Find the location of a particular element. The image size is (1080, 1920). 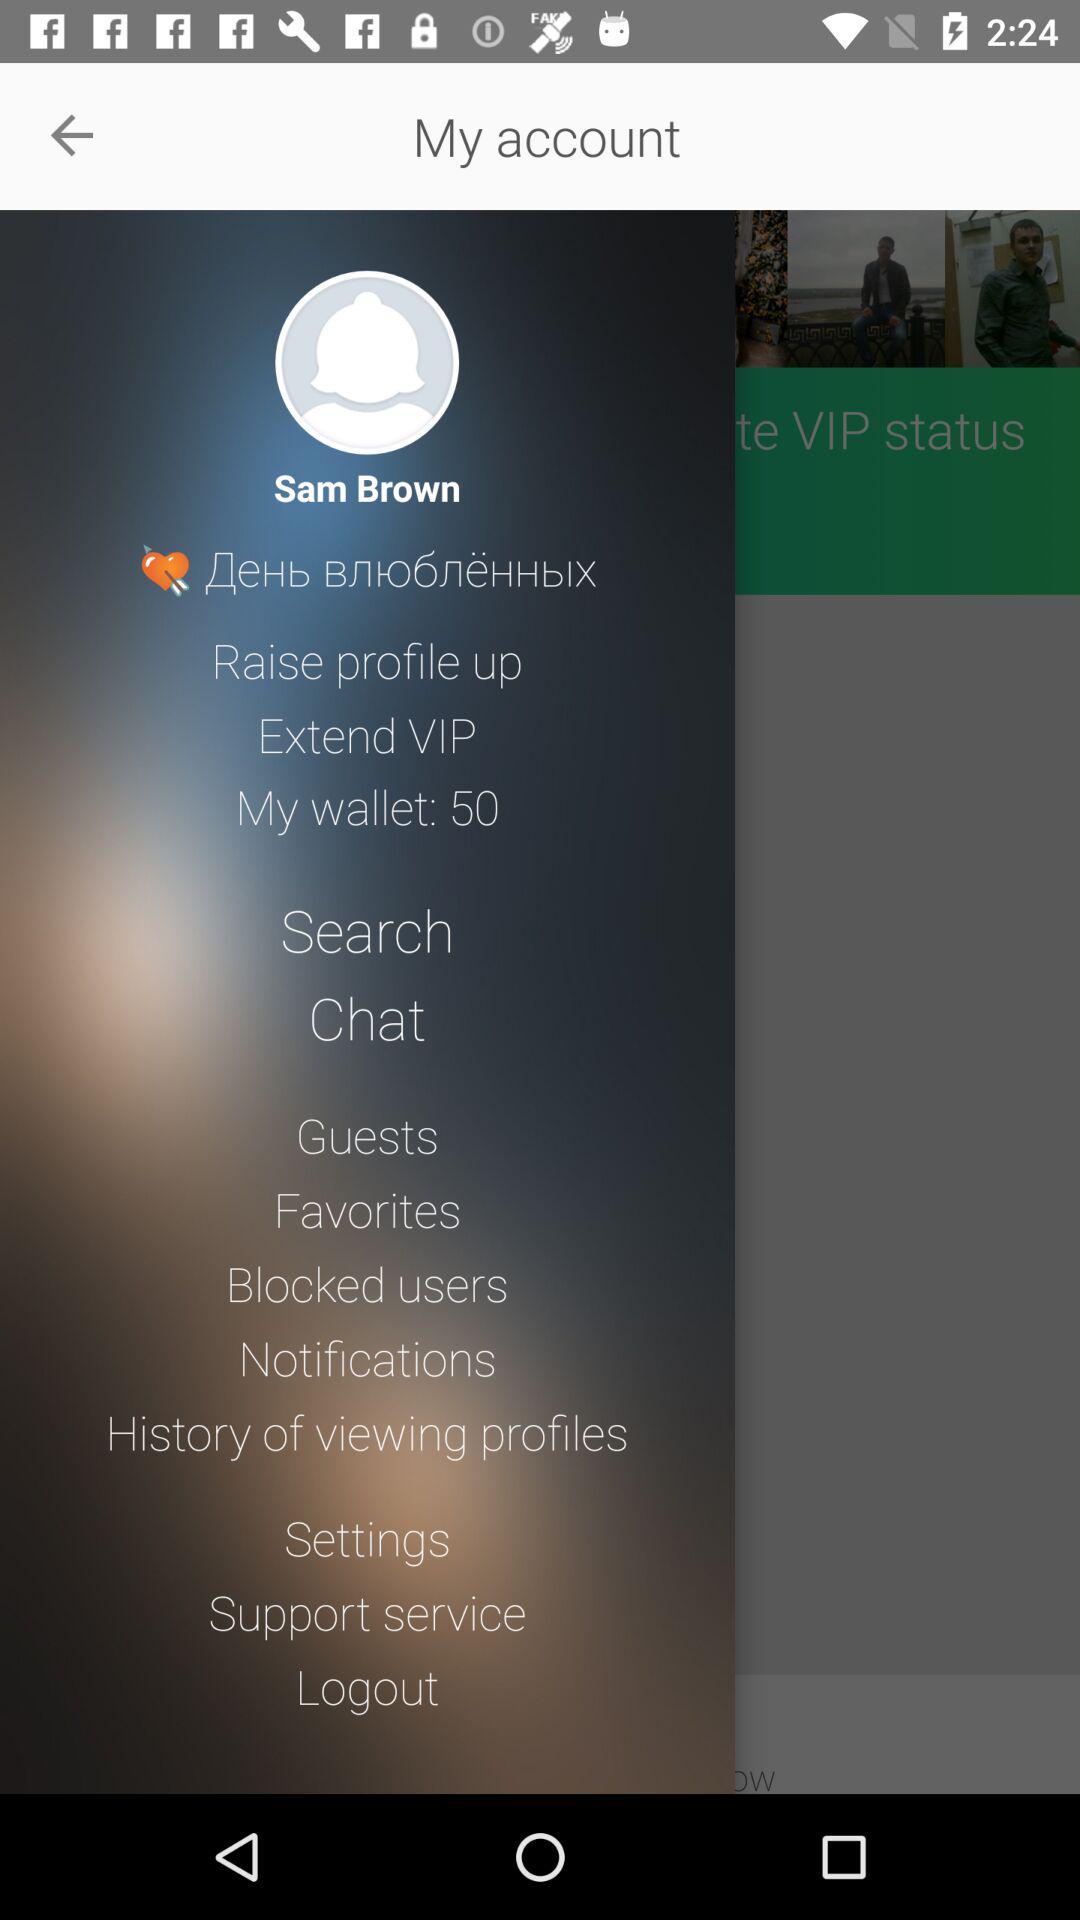

the text below extend vip is located at coordinates (367, 806).